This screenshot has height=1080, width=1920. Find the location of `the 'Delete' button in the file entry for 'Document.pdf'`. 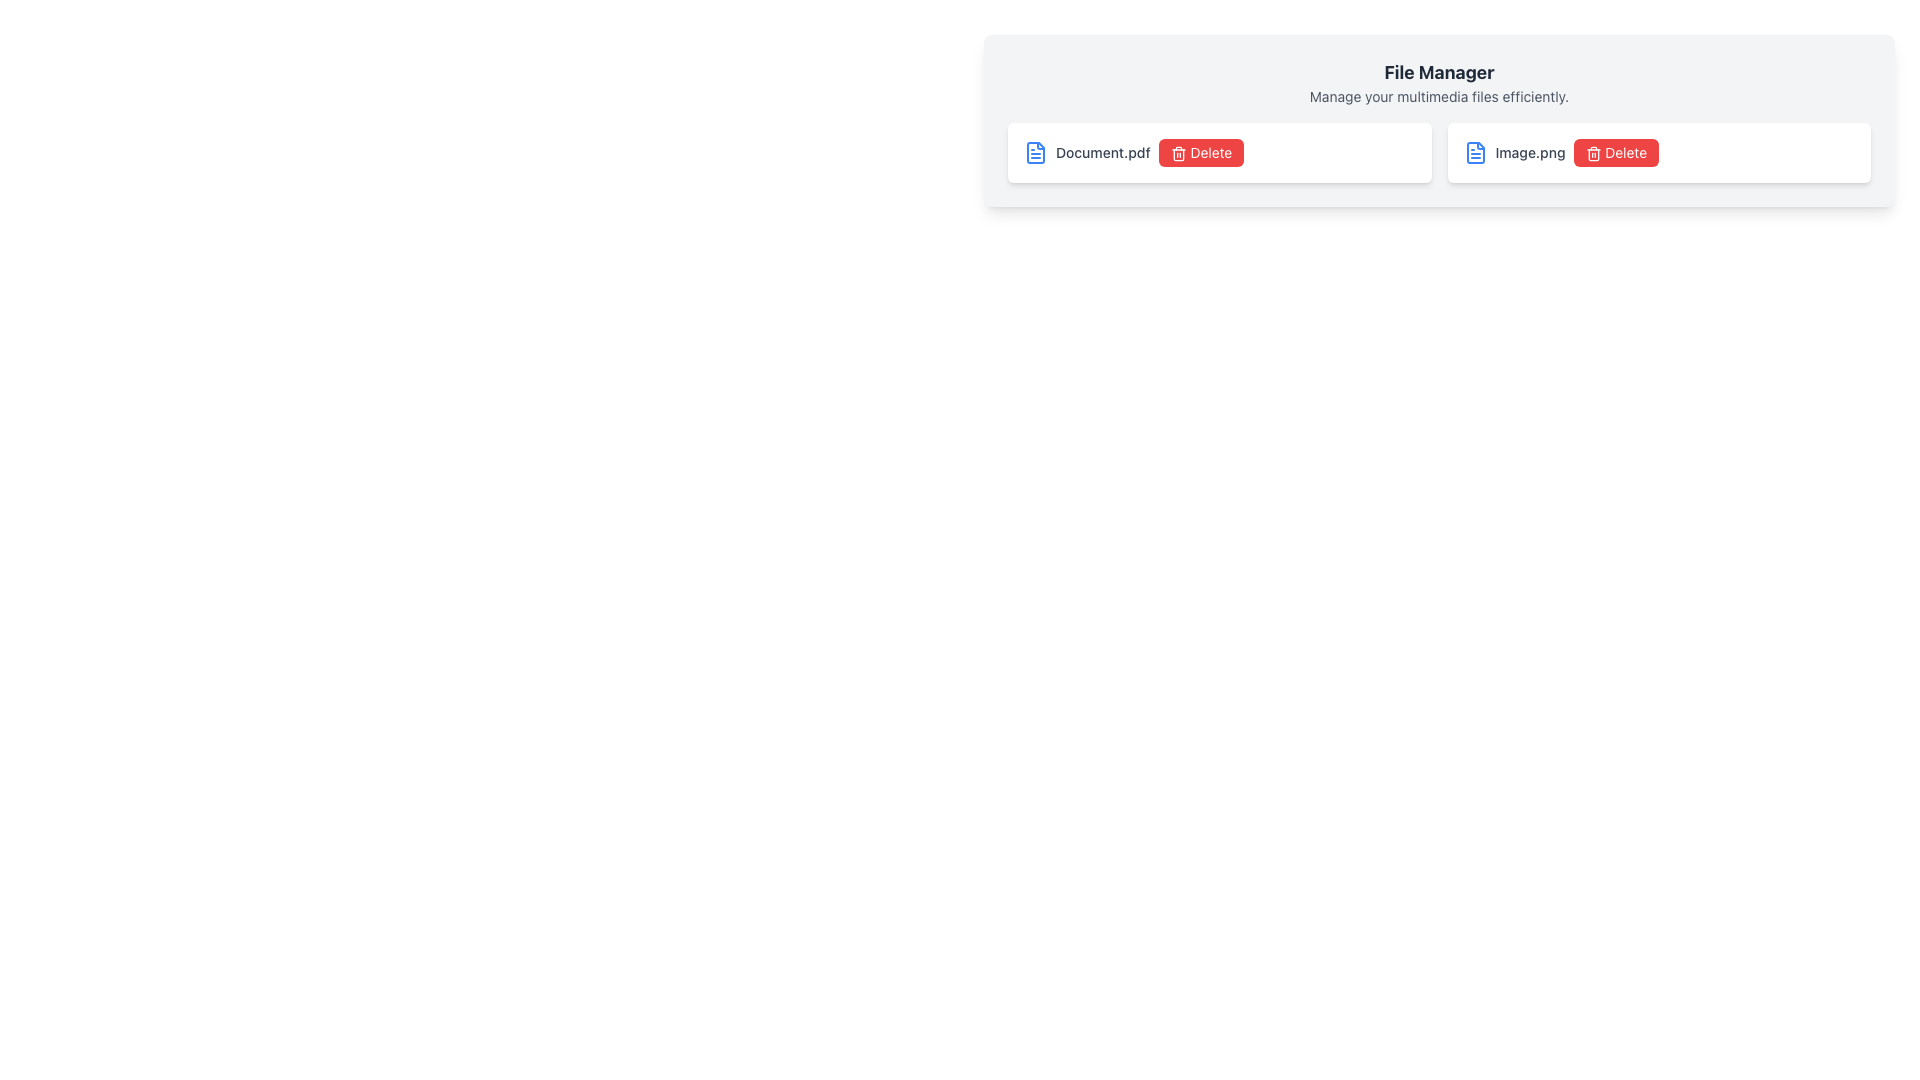

the 'Delete' button in the file entry for 'Document.pdf' is located at coordinates (1218, 152).